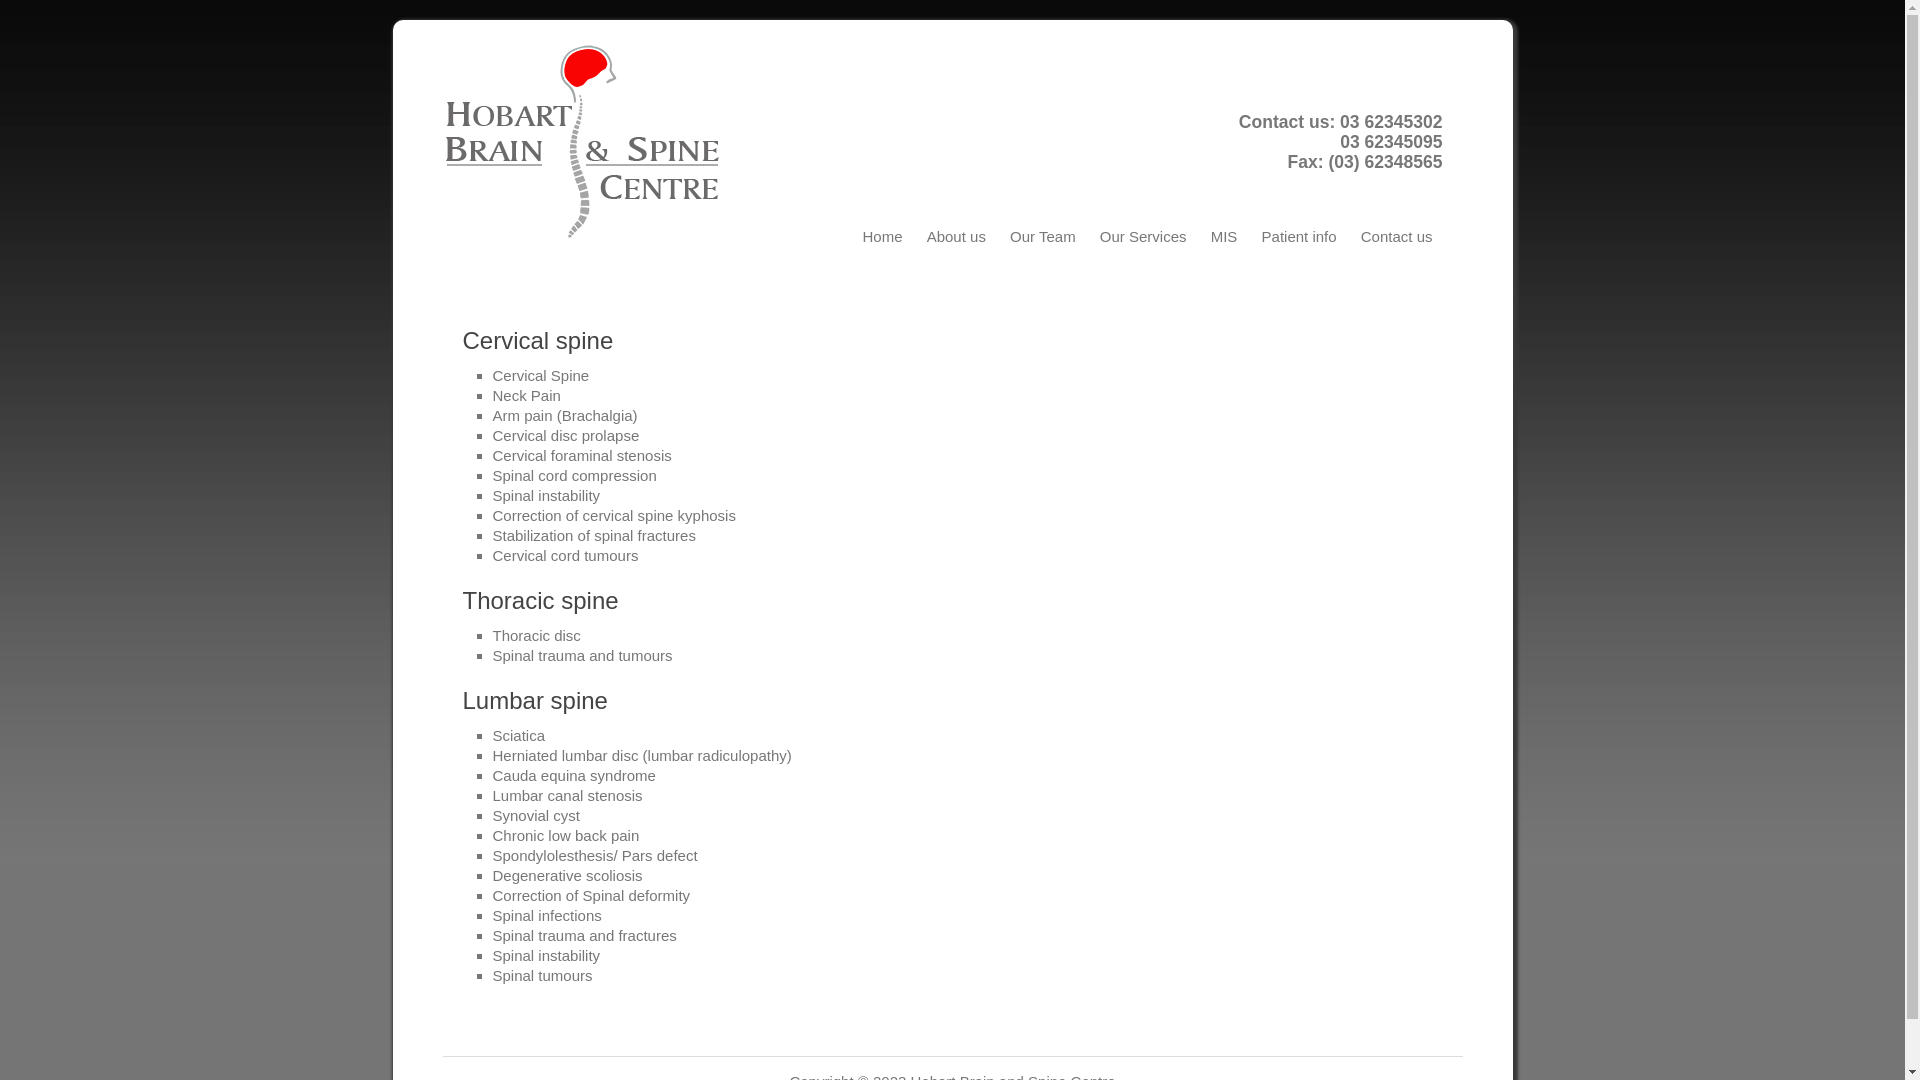 This screenshot has height=1080, width=1920. Describe the element at coordinates (590, 141) in the screenshot. I see `'Hobart Brain and Spine'` at that location.